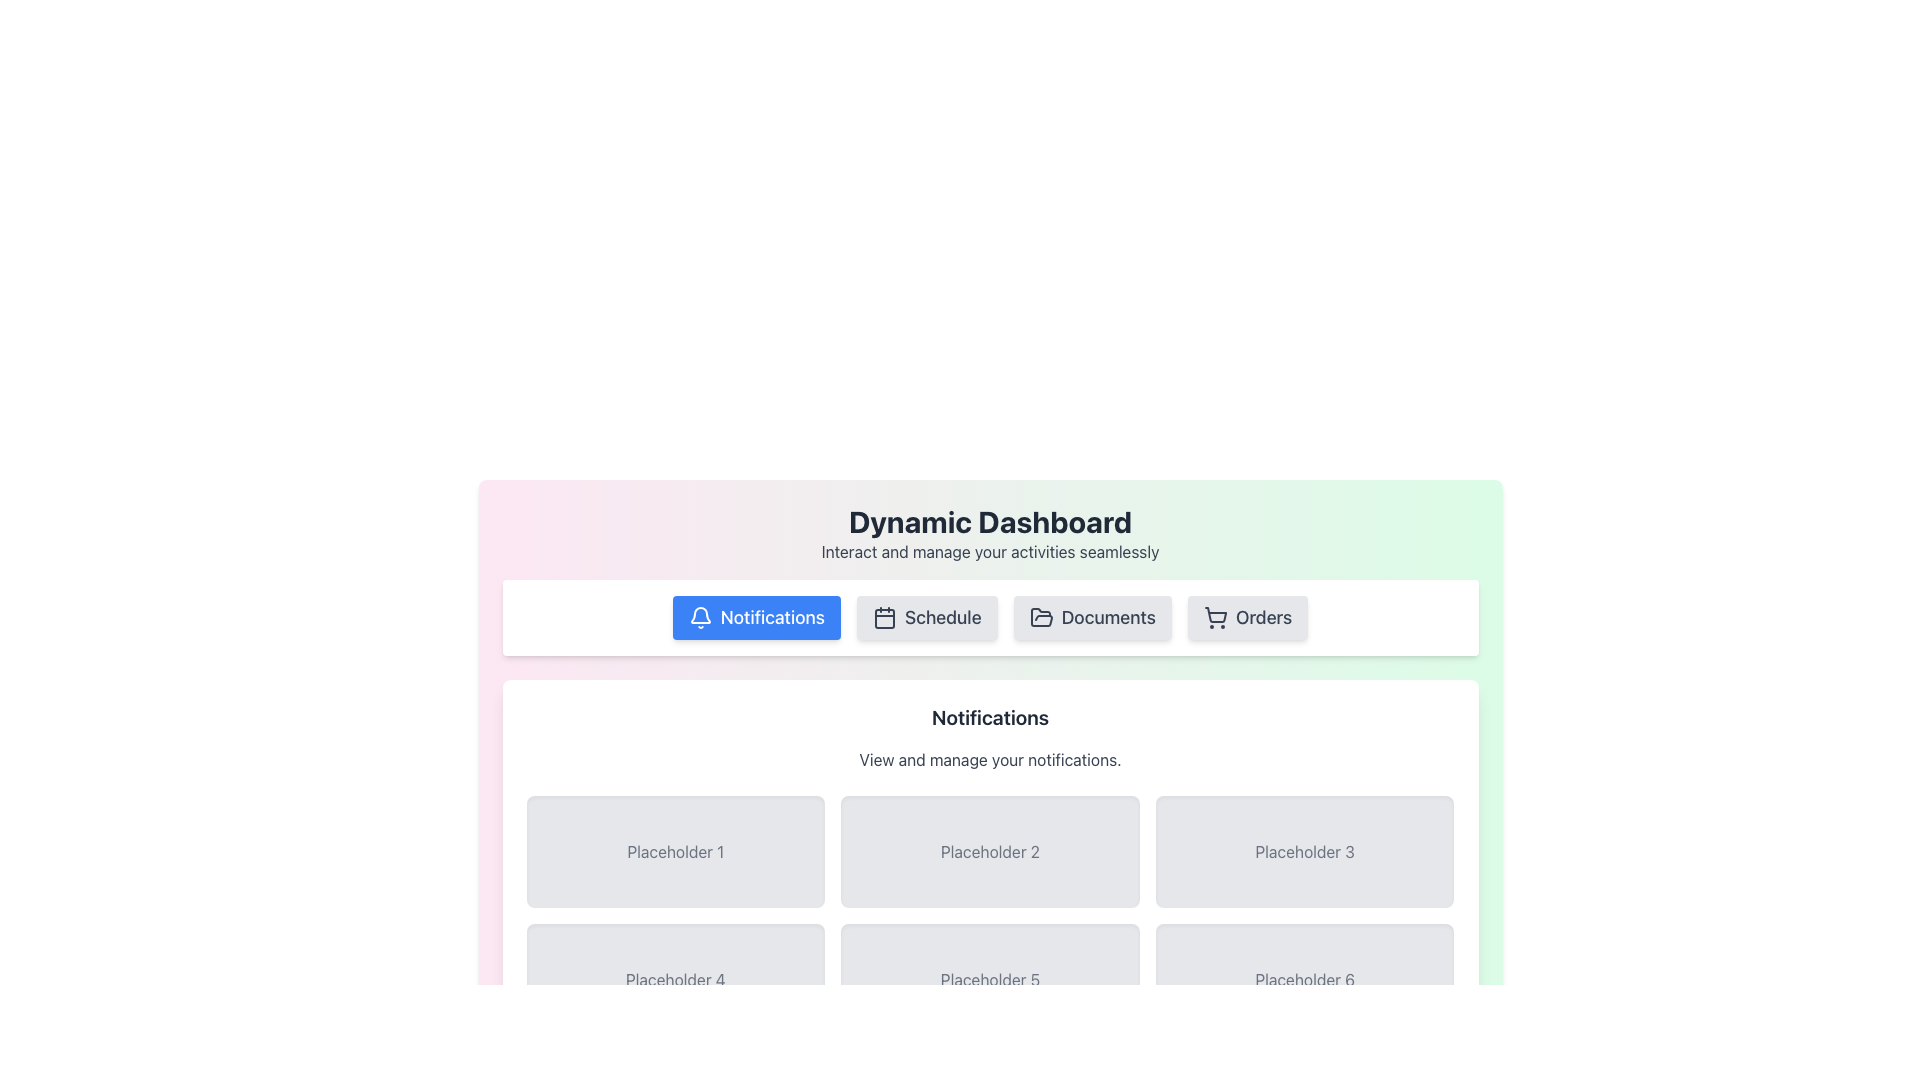  What do you see at coordinates (700, 616) in the screenshot?
I see `the 'Notifications' button, which contains a bell icon, located as the leftmost button in the navigation menu bar at the top of the page` at bounding box center [700, 616].